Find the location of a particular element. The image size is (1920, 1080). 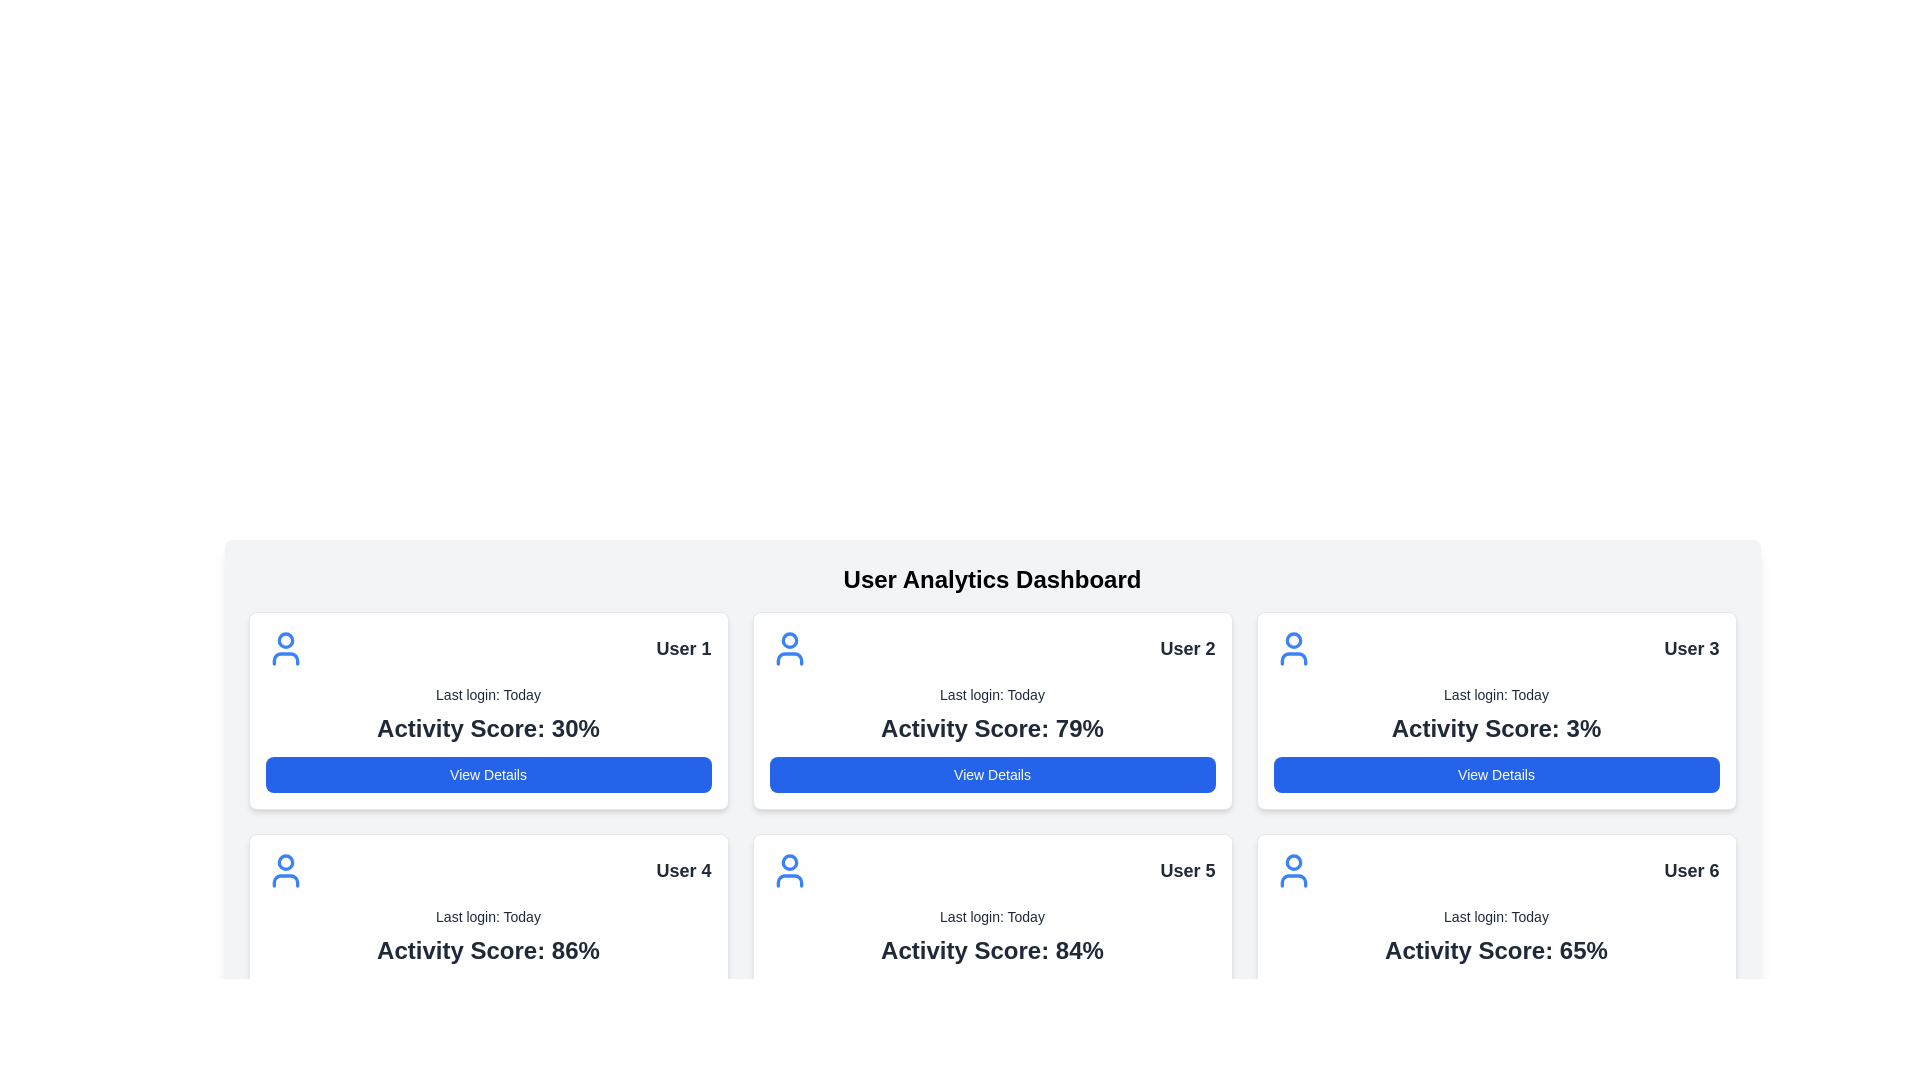

the static text label displaying 'Activity Score: 79%' which is centrally aligned within the 'User 2' card, positioned between 'Last login: Today' and the 'View Details' button is located at coordinates (992, 729).